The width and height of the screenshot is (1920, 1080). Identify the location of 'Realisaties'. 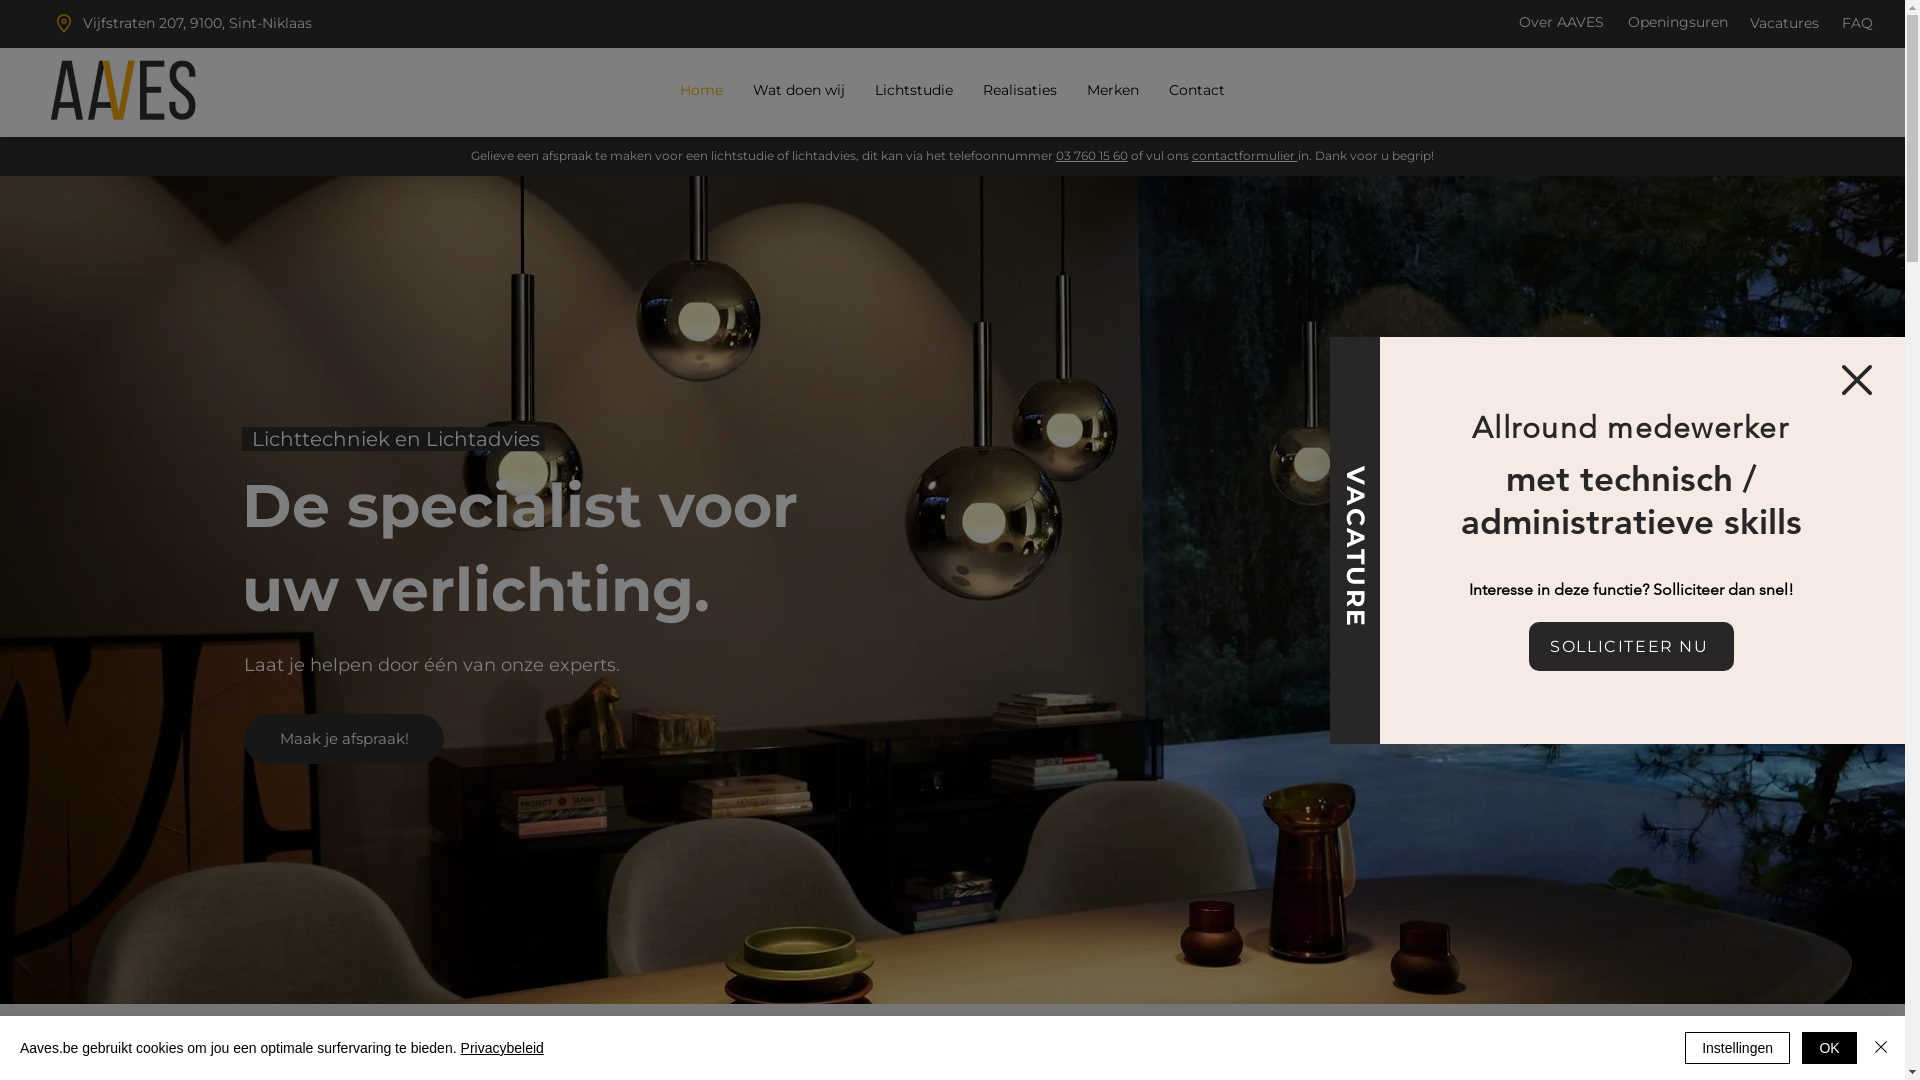
(1019, 90).